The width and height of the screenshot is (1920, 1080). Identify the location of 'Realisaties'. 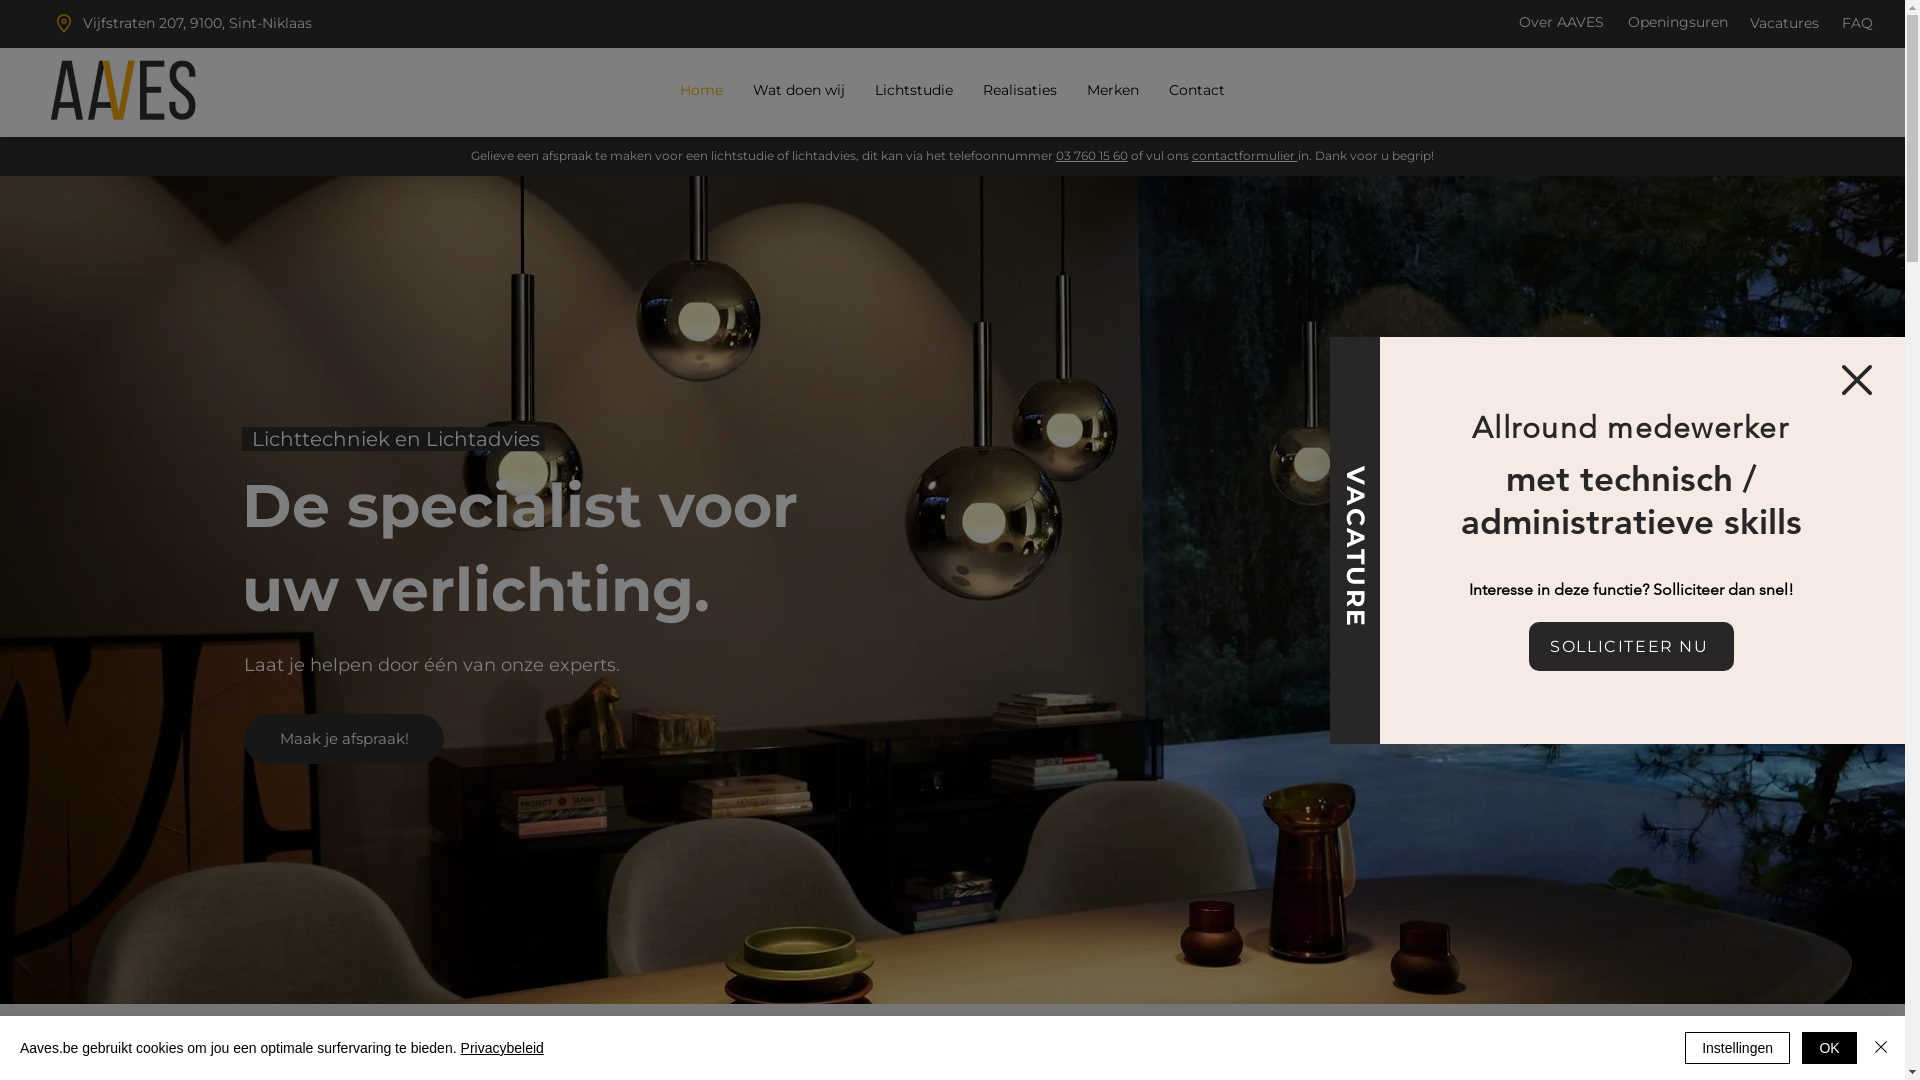
(1019, 90).